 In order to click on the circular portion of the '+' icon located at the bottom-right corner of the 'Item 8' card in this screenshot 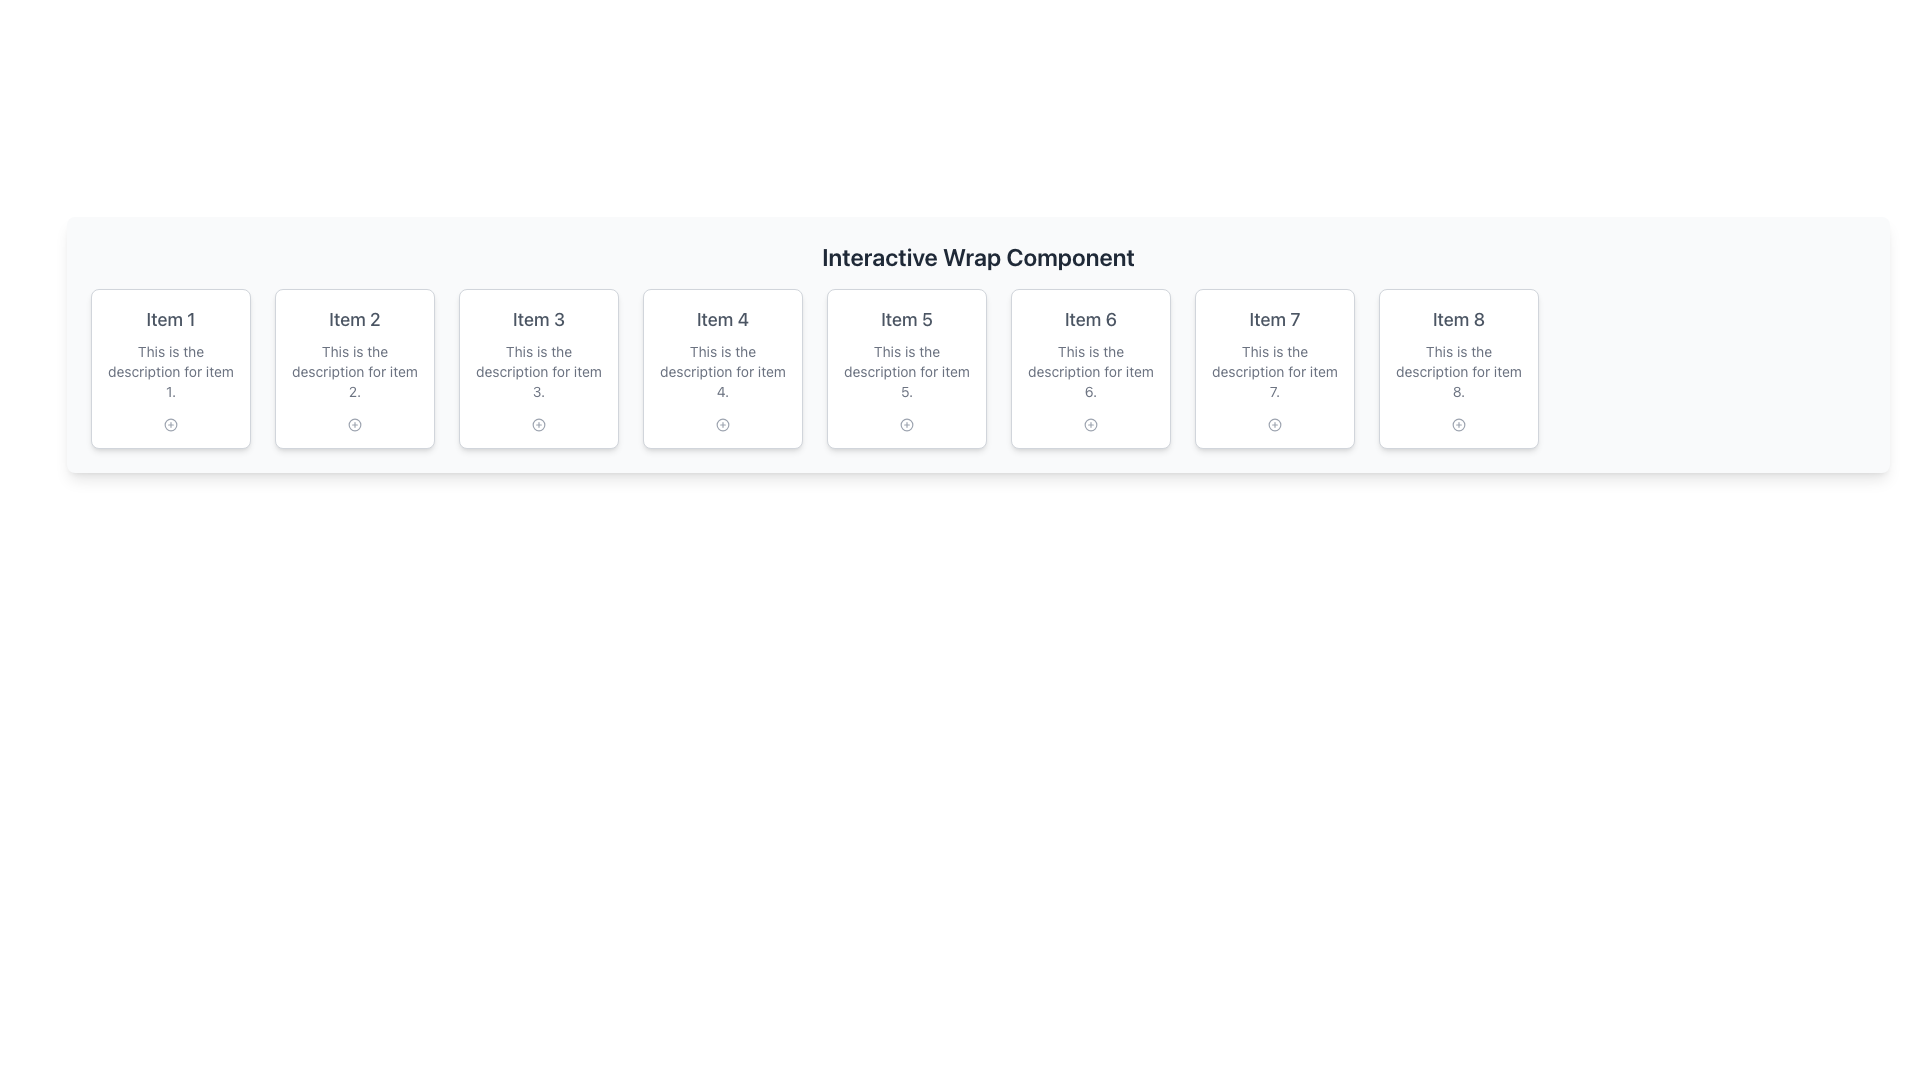, I will do `click(1459, 423)`.